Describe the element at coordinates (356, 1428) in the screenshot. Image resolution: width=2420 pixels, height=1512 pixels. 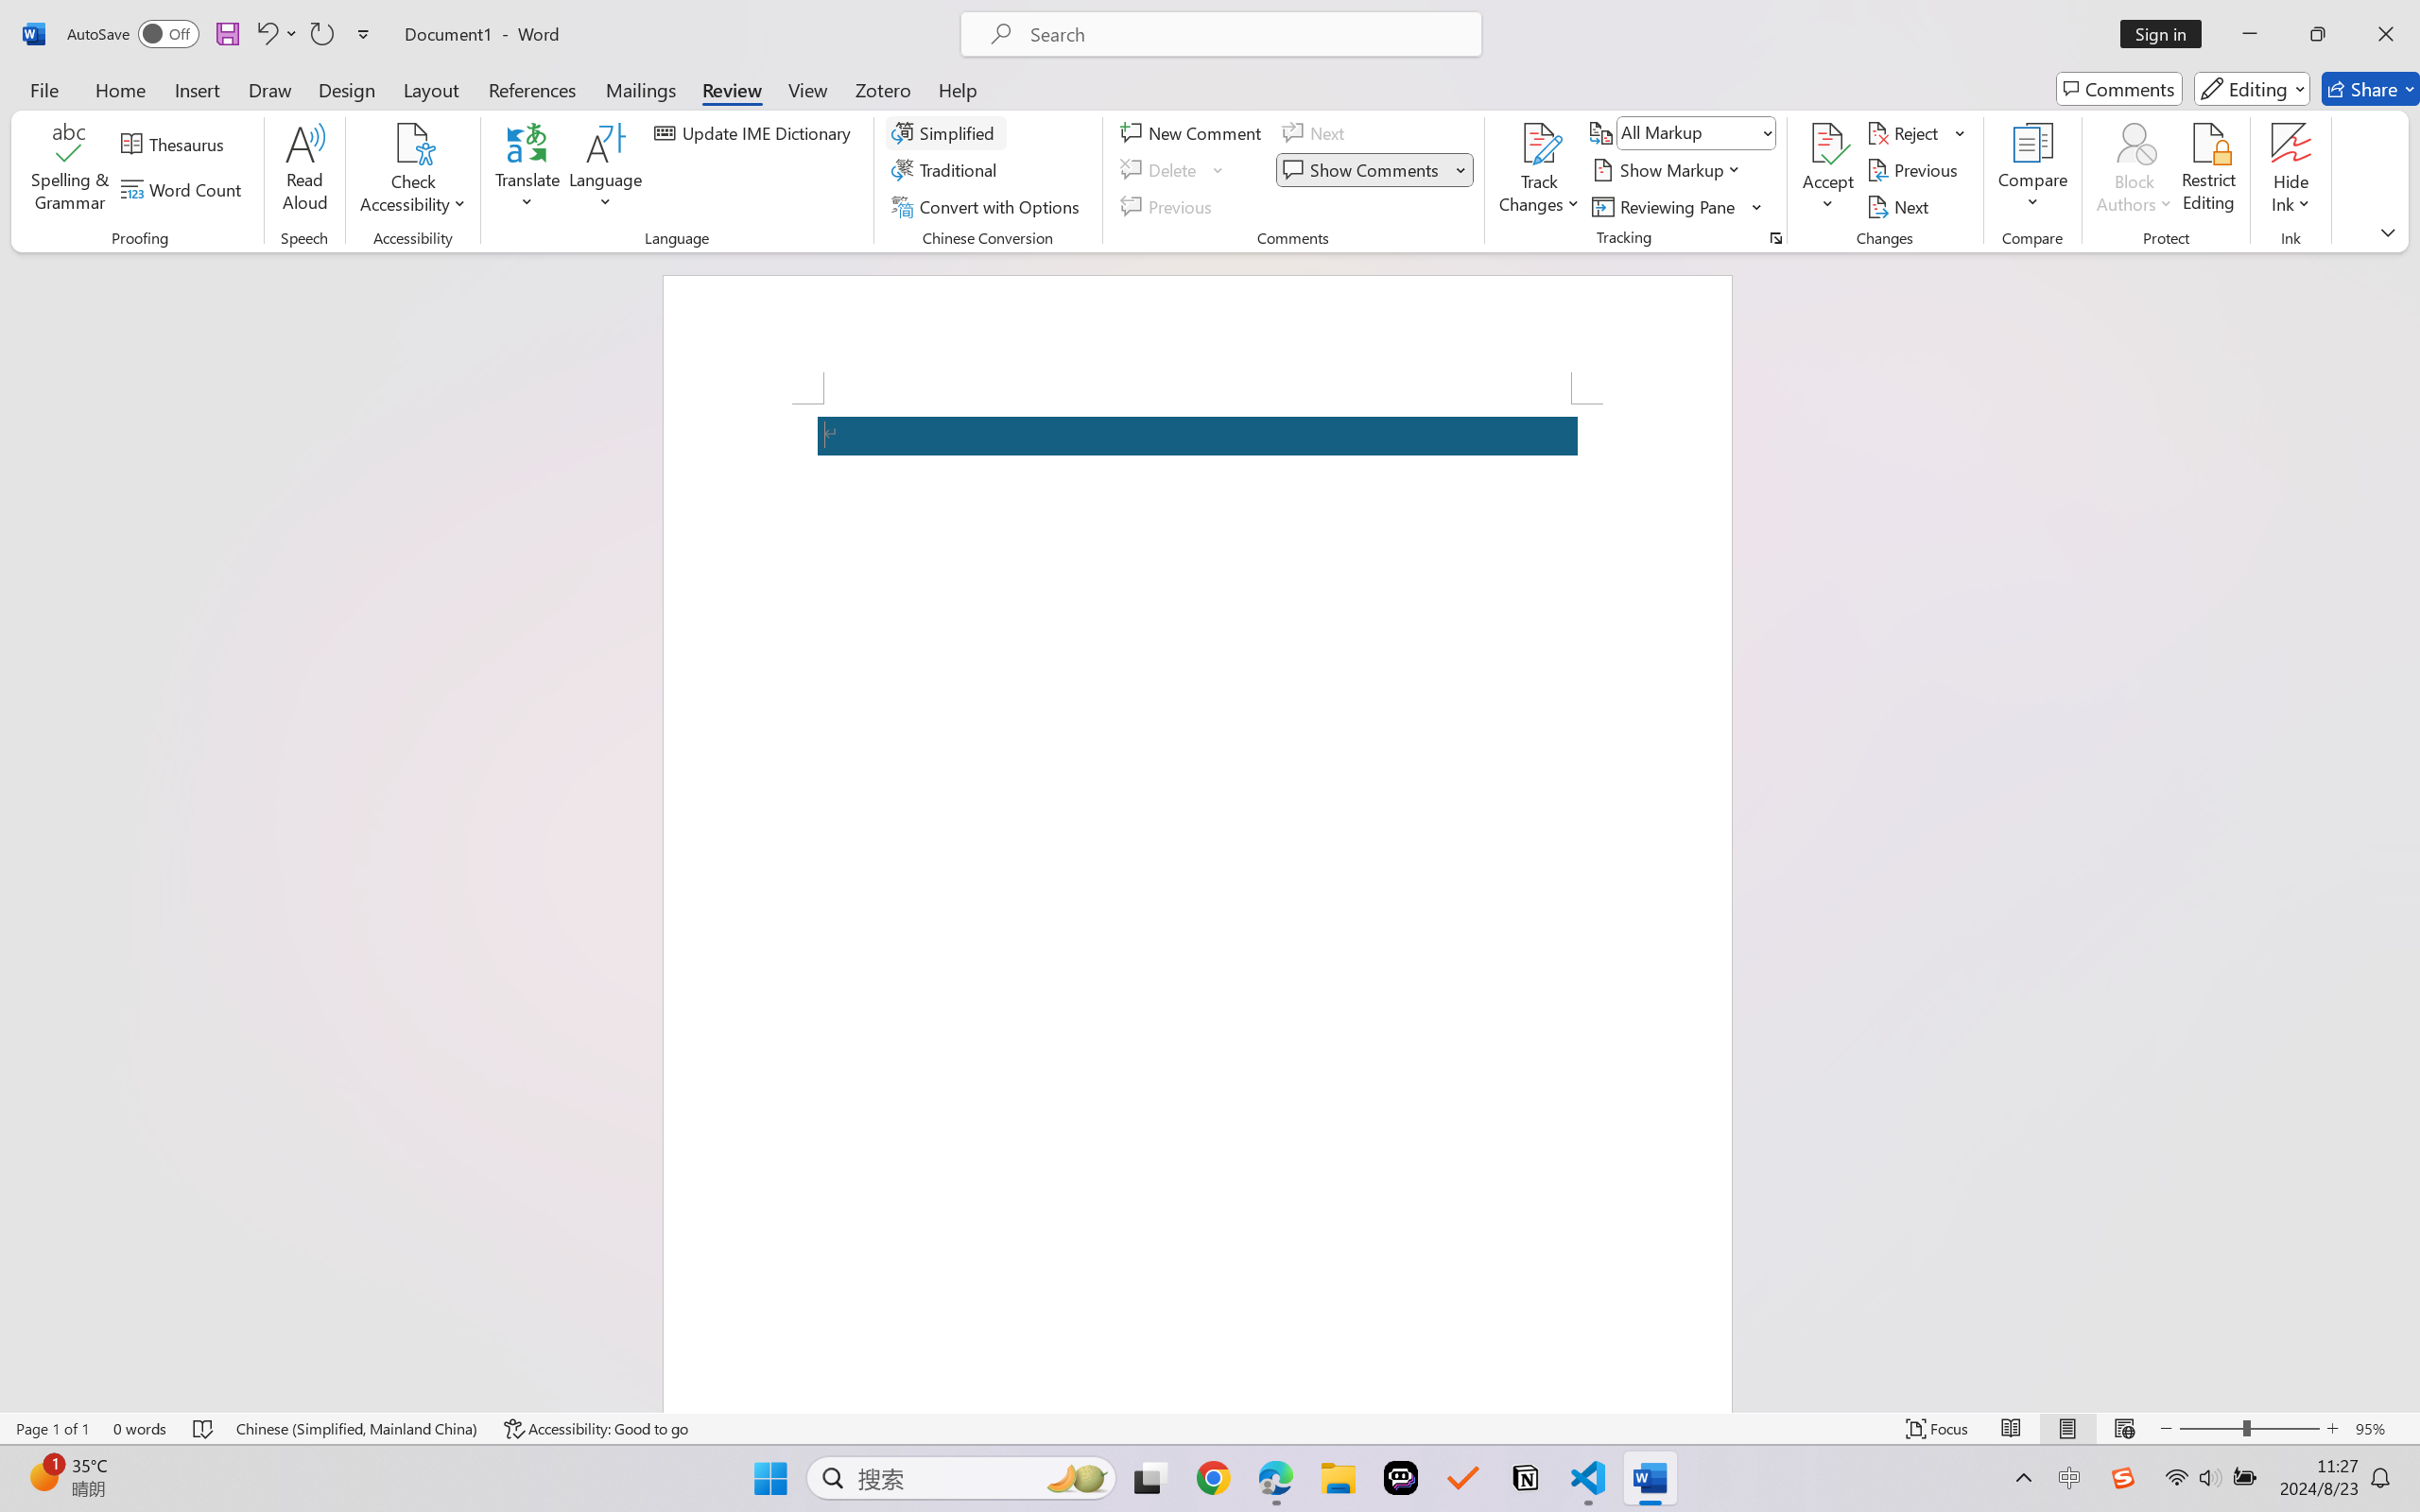
I see `'Language Chinese (Simplified, Mainland China)'` at that location.